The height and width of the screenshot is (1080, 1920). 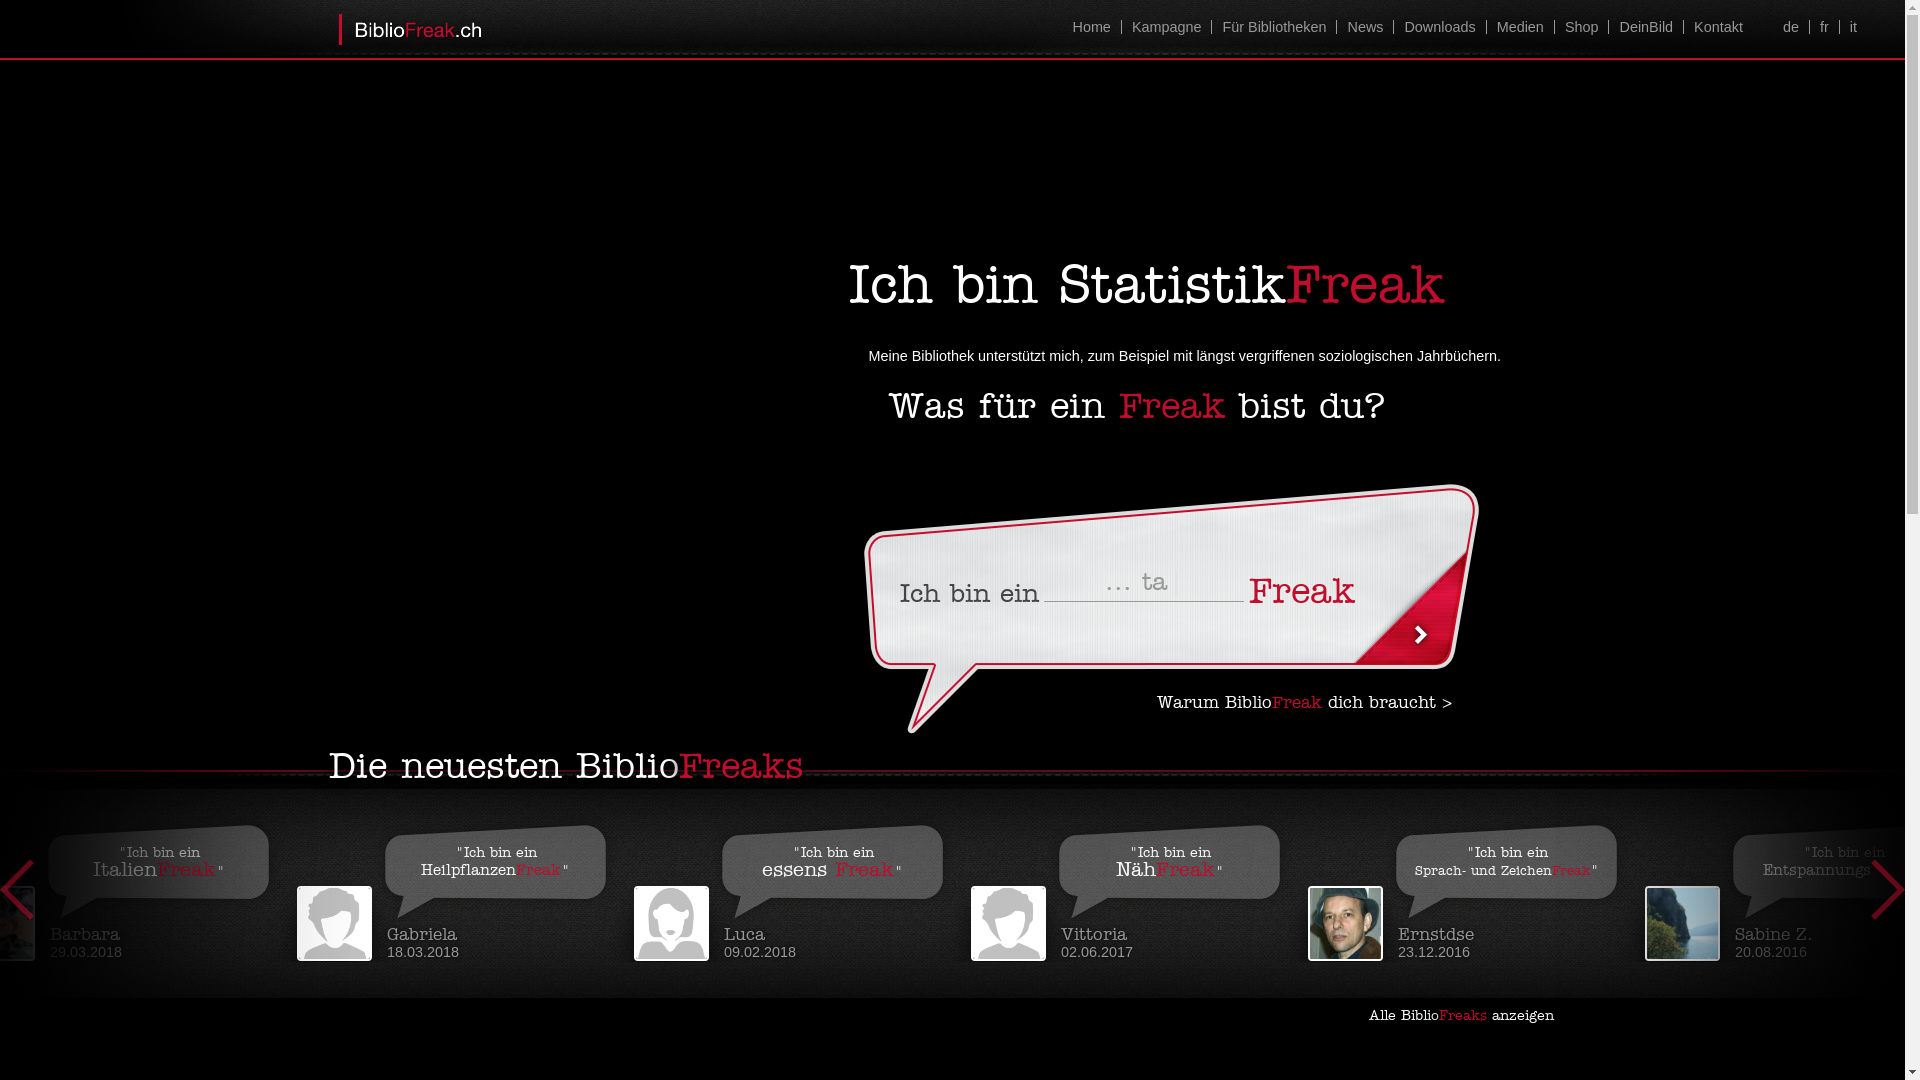 What do you see at coordinates (1645, 27) in the screenshot?
I see `'DeinBild'` at bounding box center [1645, 27].